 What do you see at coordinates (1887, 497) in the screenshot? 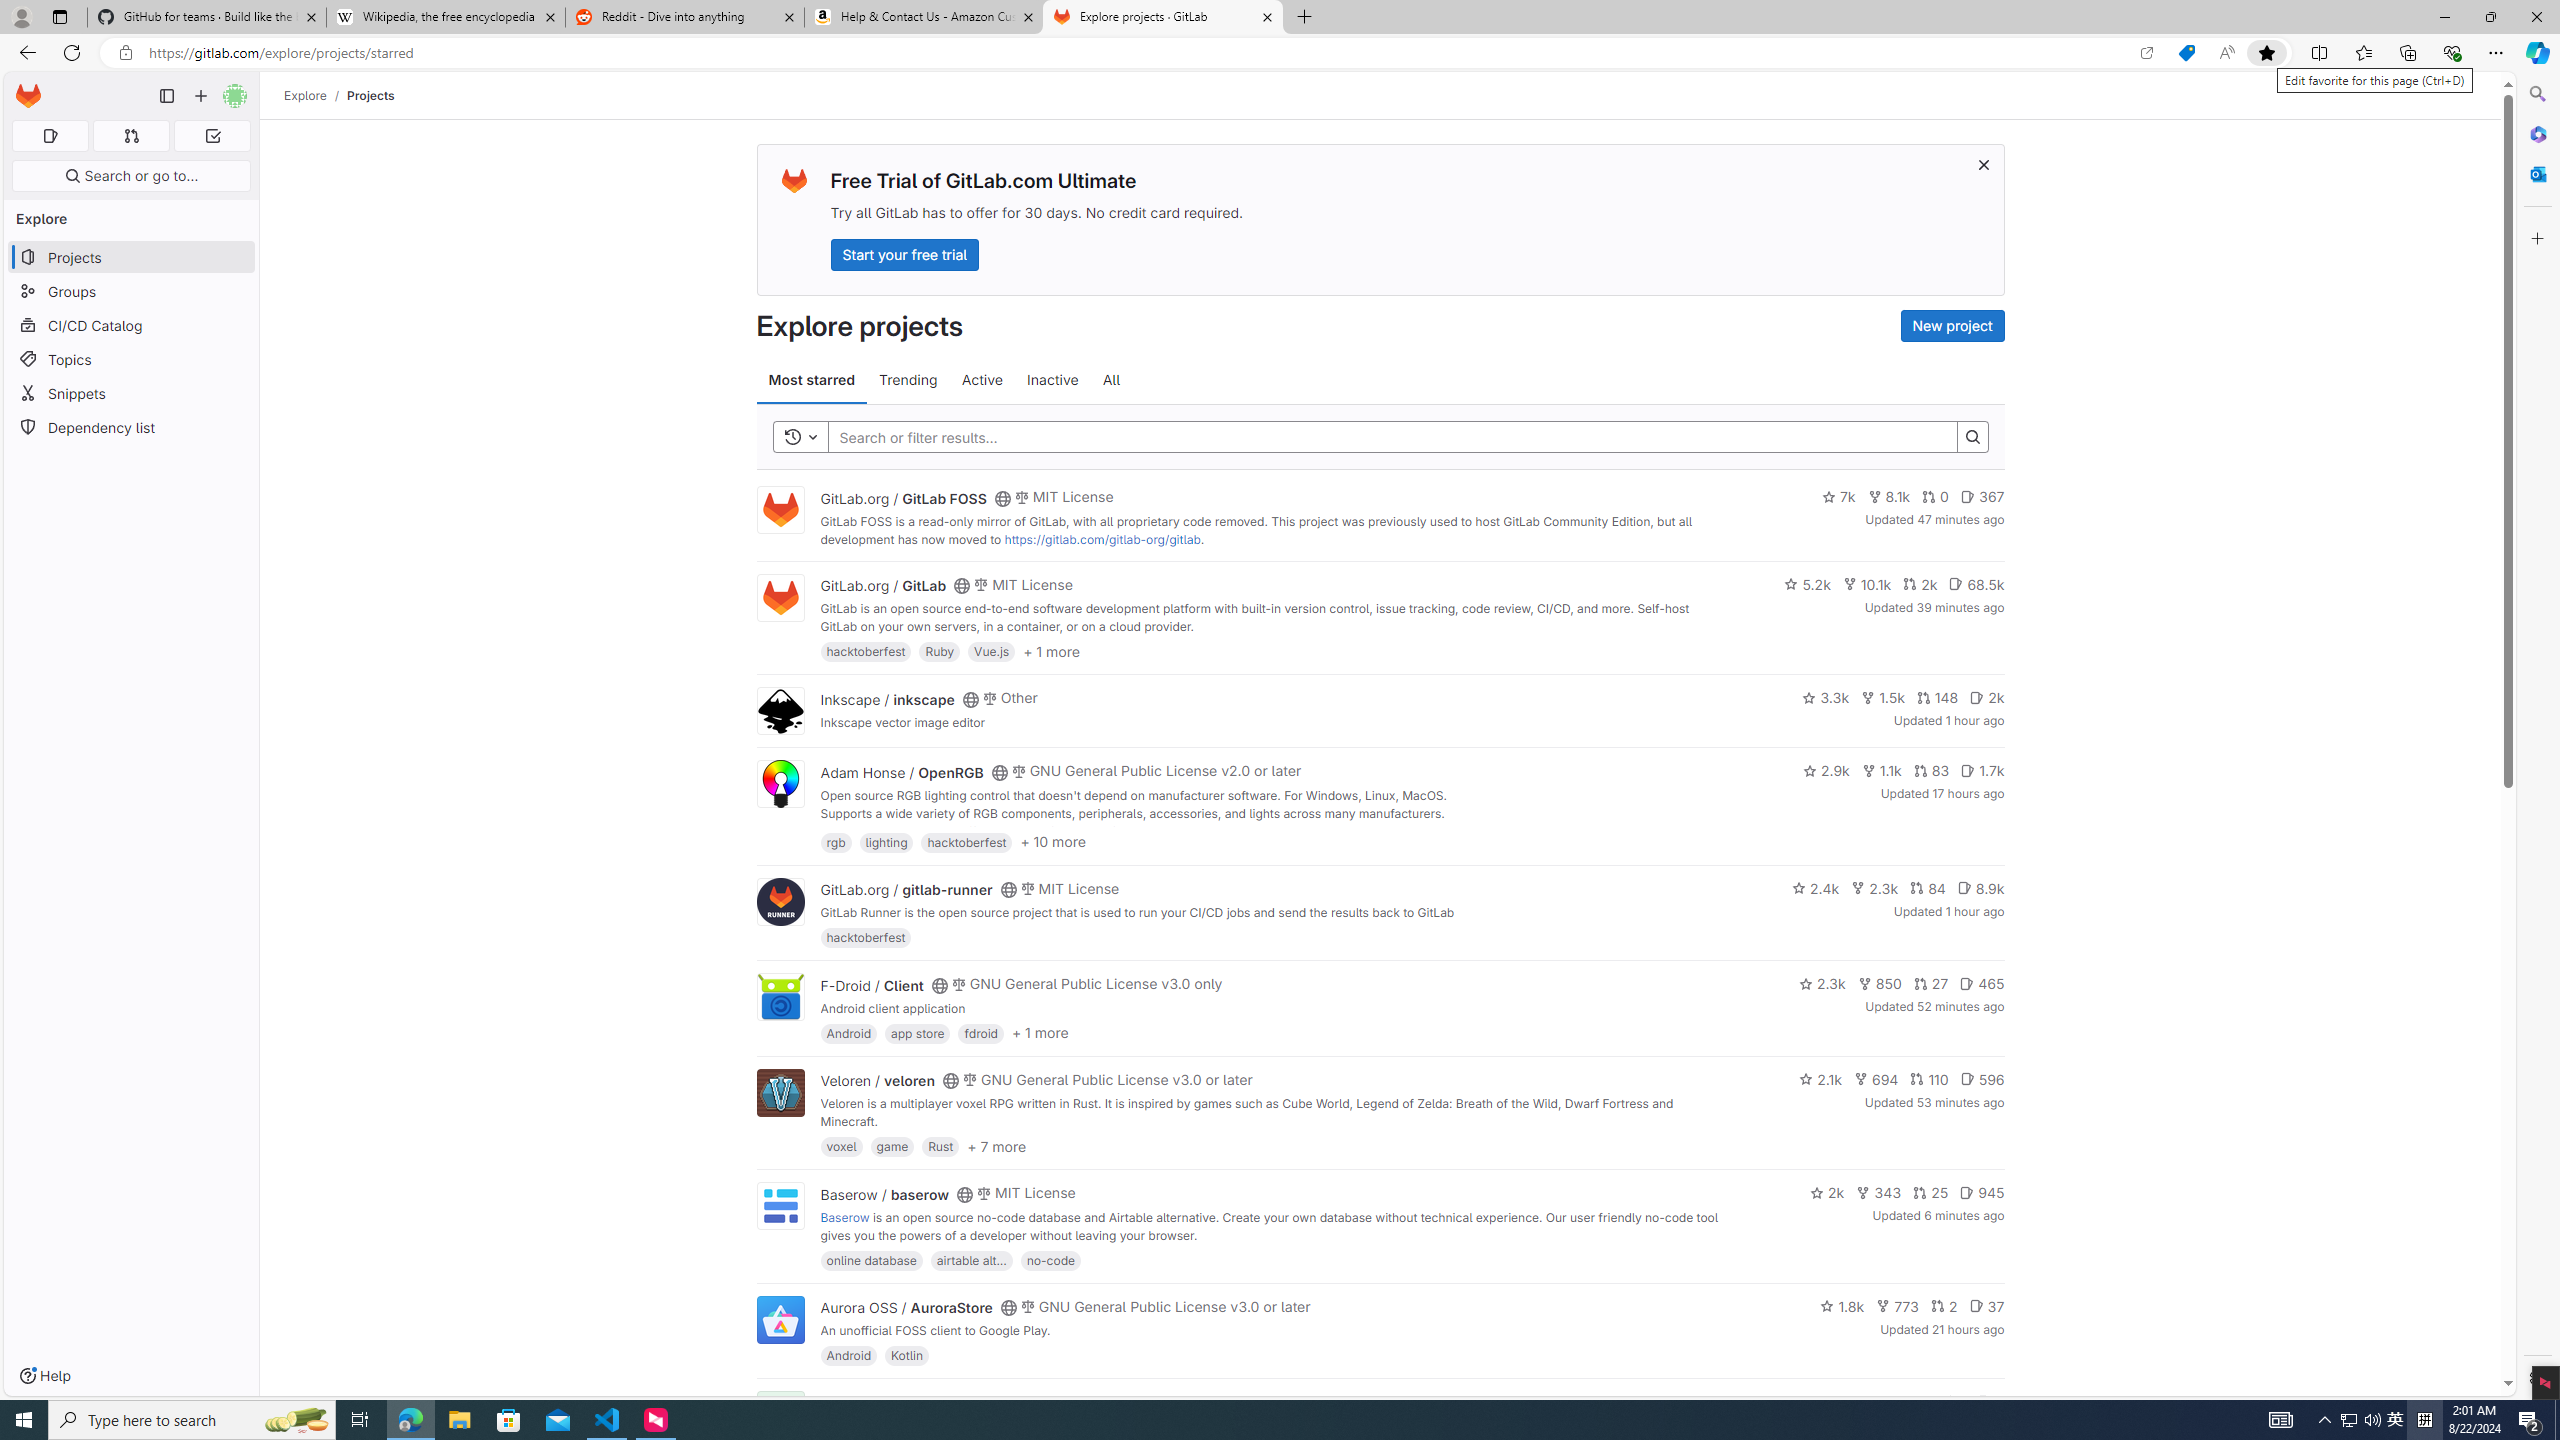
I see `'8.1k'` at bounding box center [1887, 497].